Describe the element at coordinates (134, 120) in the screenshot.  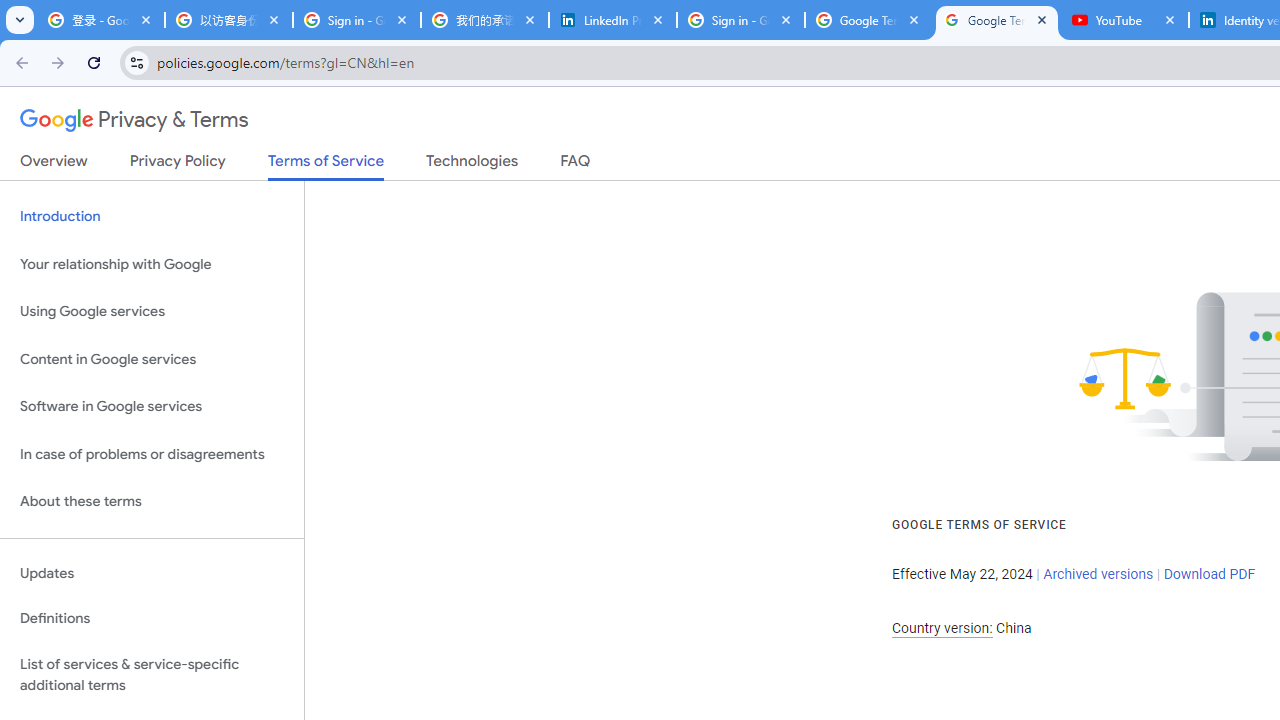
I see `'Privacy & Terms'` at that location.